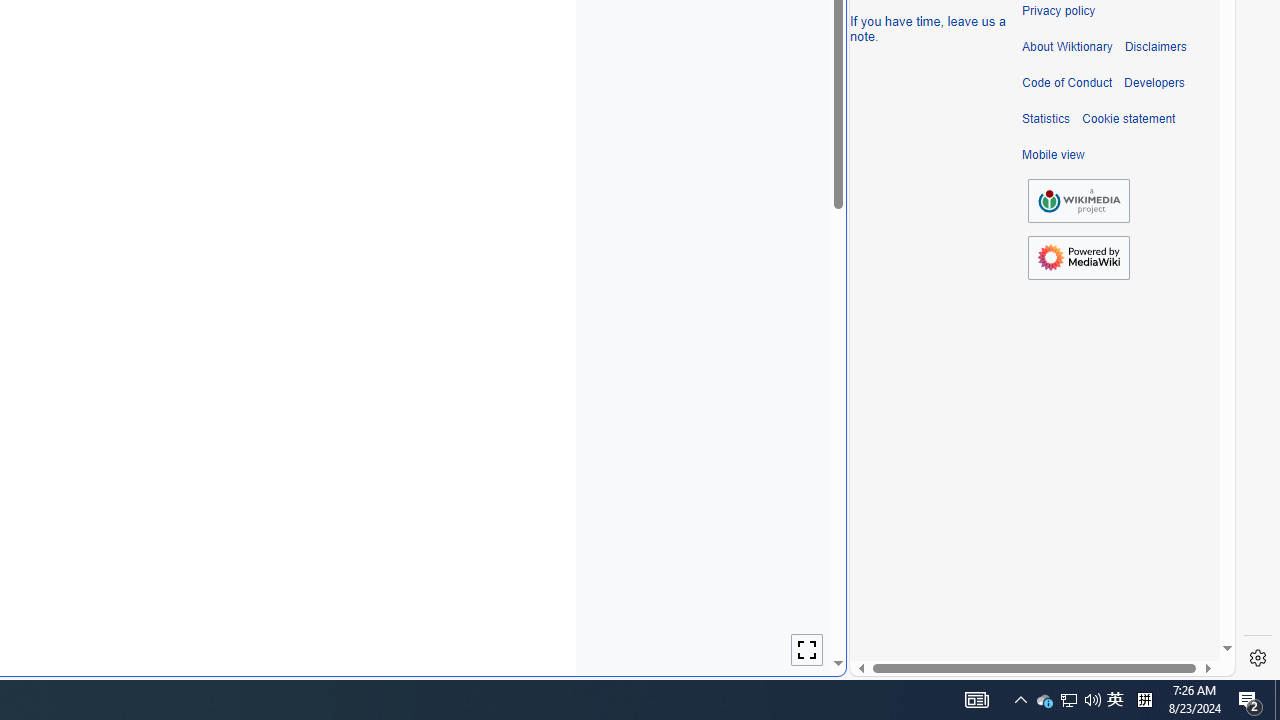 The width and height of the screenshot is (1280, 720). I want to click on 'Code of Conduct', so click(1066, 82).